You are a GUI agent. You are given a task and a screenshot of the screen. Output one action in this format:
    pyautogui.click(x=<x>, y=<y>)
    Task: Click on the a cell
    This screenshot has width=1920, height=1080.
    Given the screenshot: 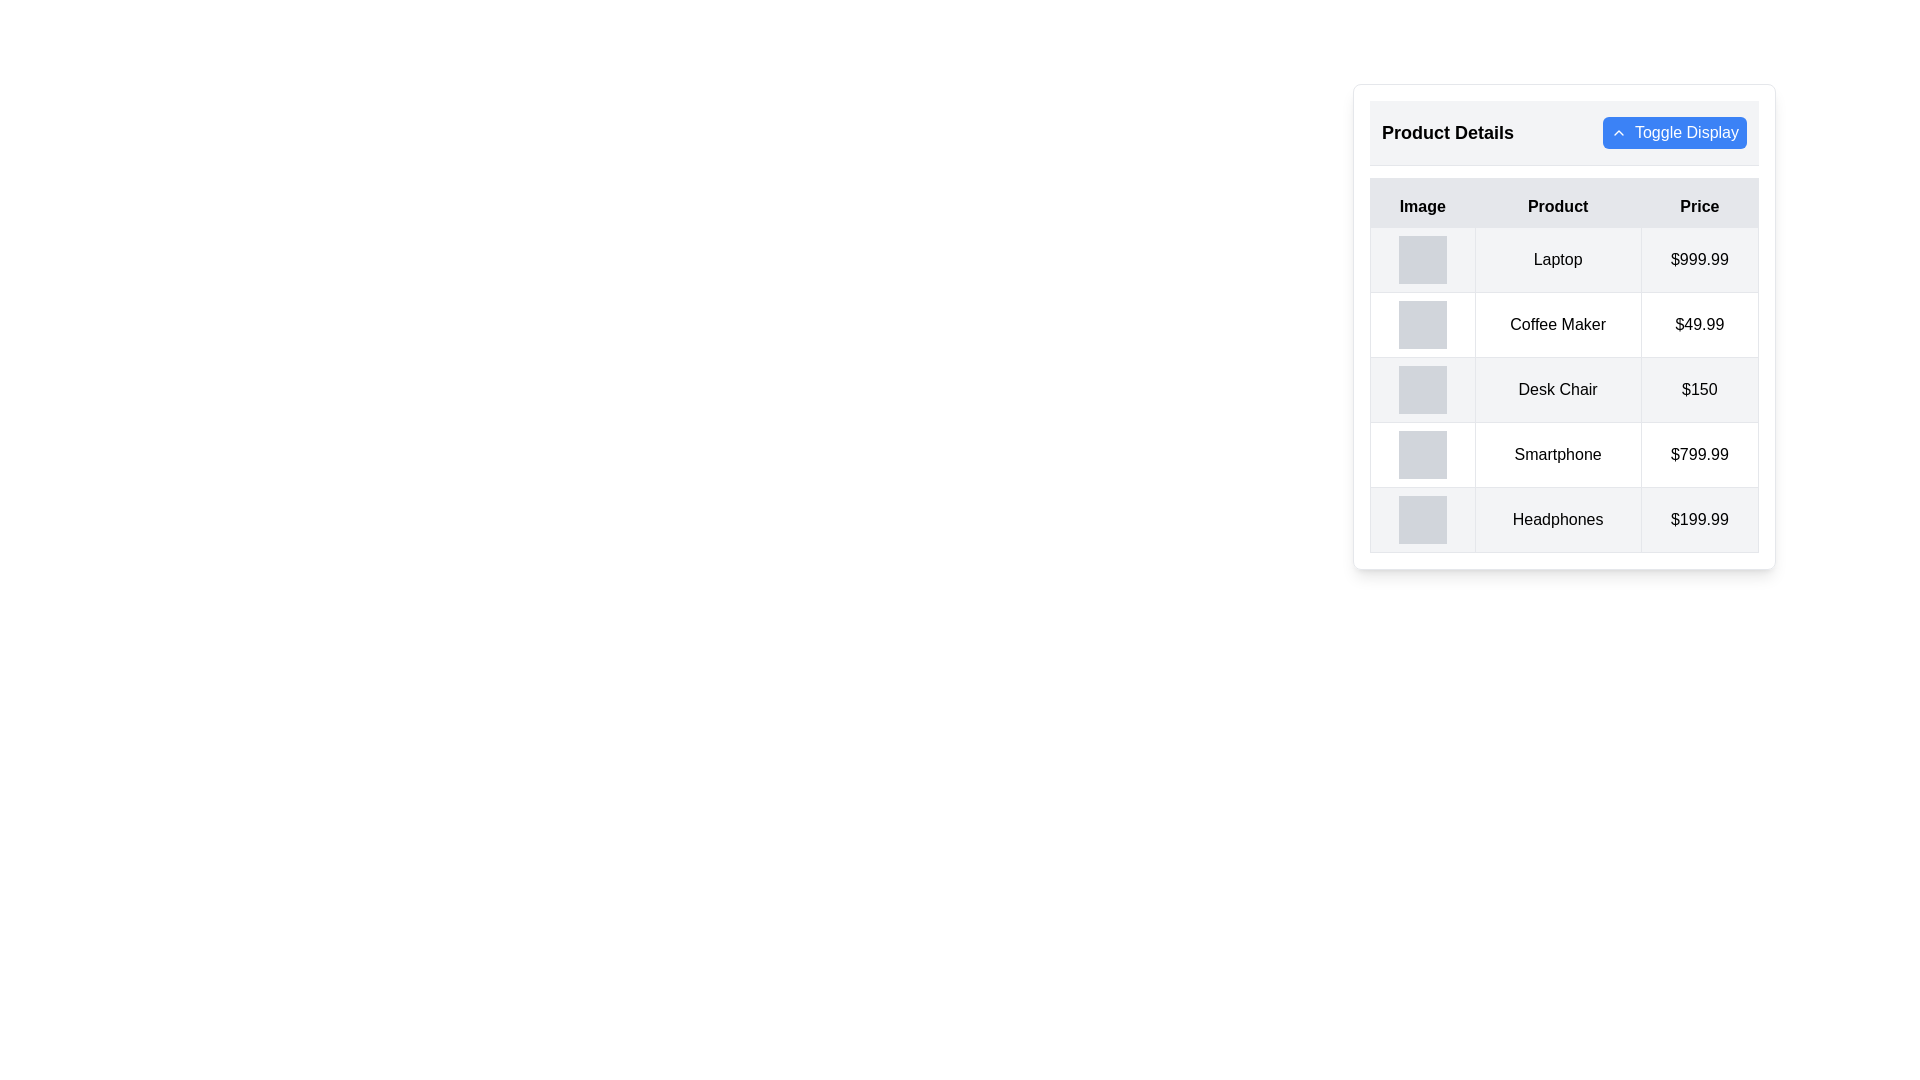 What is the action you would take?
    pyautogui.click(x=1563, y=389)
    